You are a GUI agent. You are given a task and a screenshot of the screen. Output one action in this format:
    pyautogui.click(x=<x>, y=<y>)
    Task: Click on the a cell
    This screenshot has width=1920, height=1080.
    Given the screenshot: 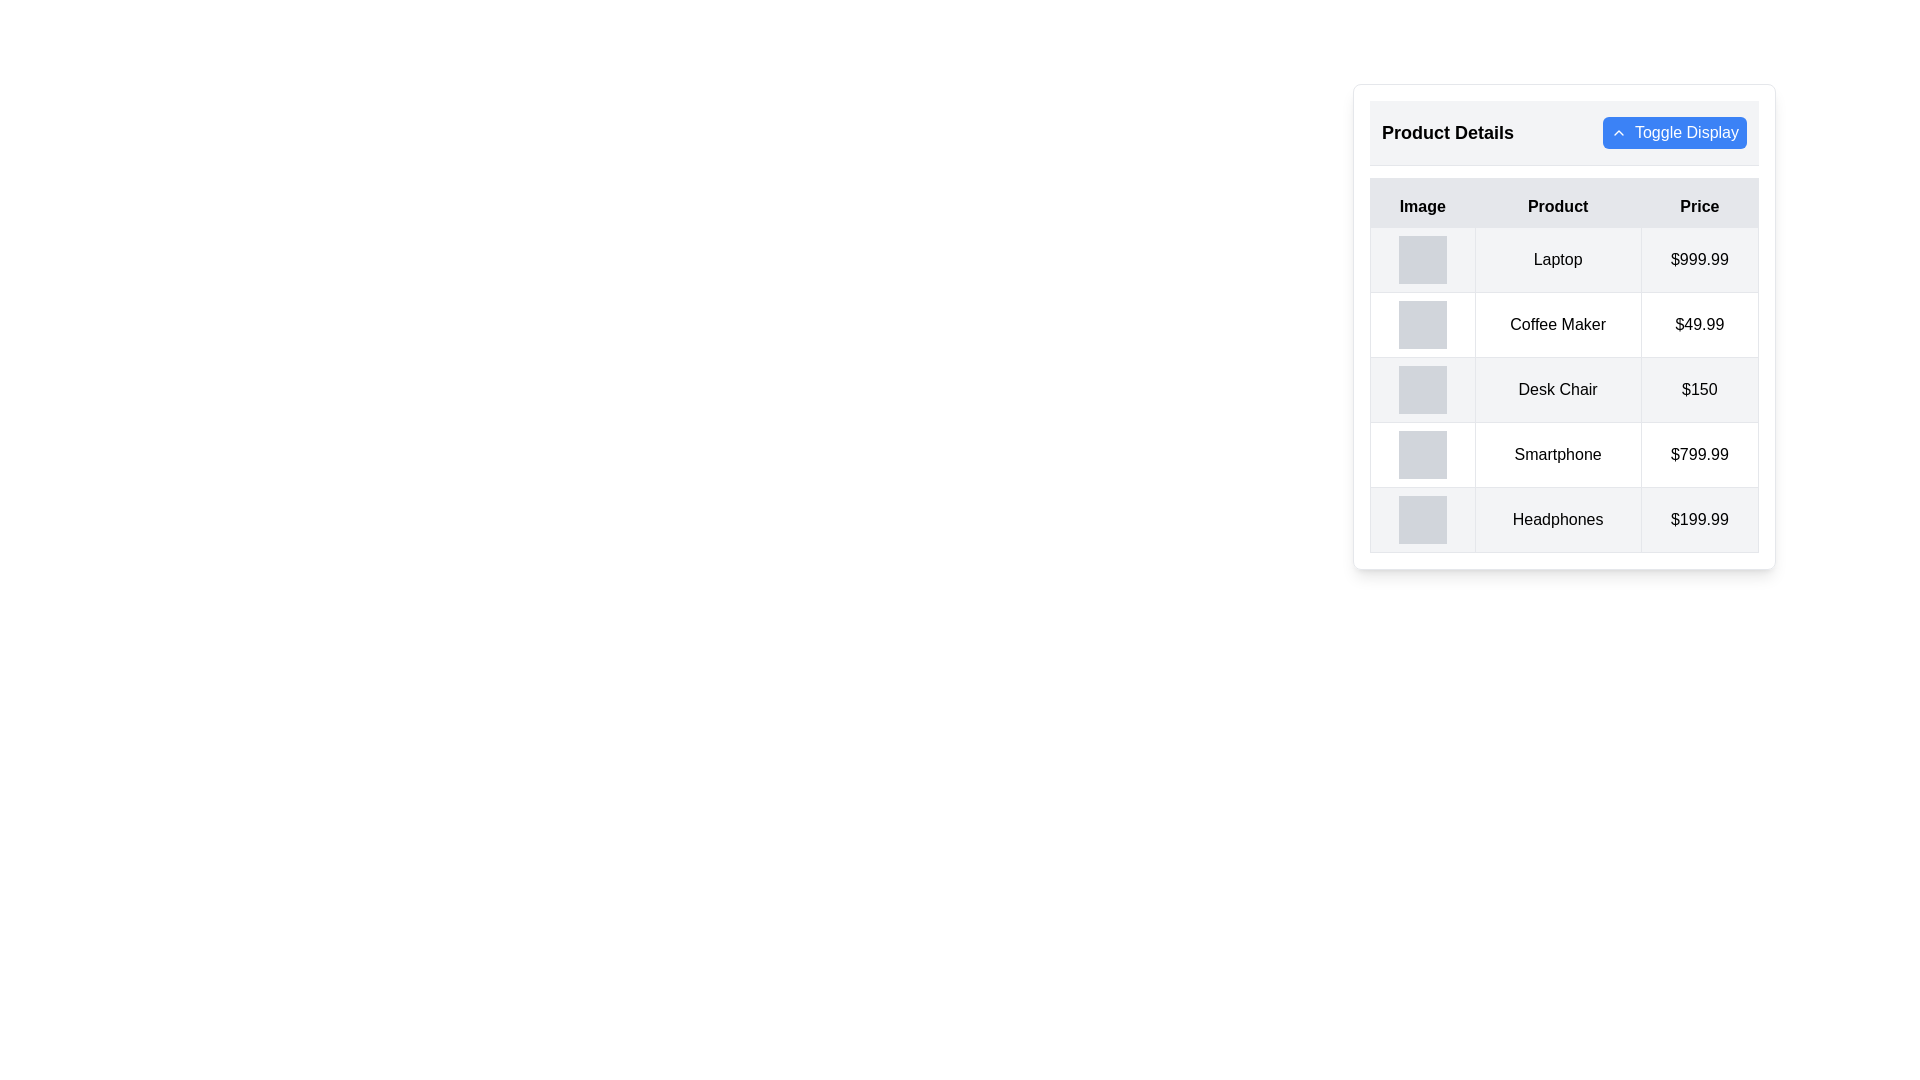 What is the action you would take?
    pyautogui.click(x=1563, y=389)
    